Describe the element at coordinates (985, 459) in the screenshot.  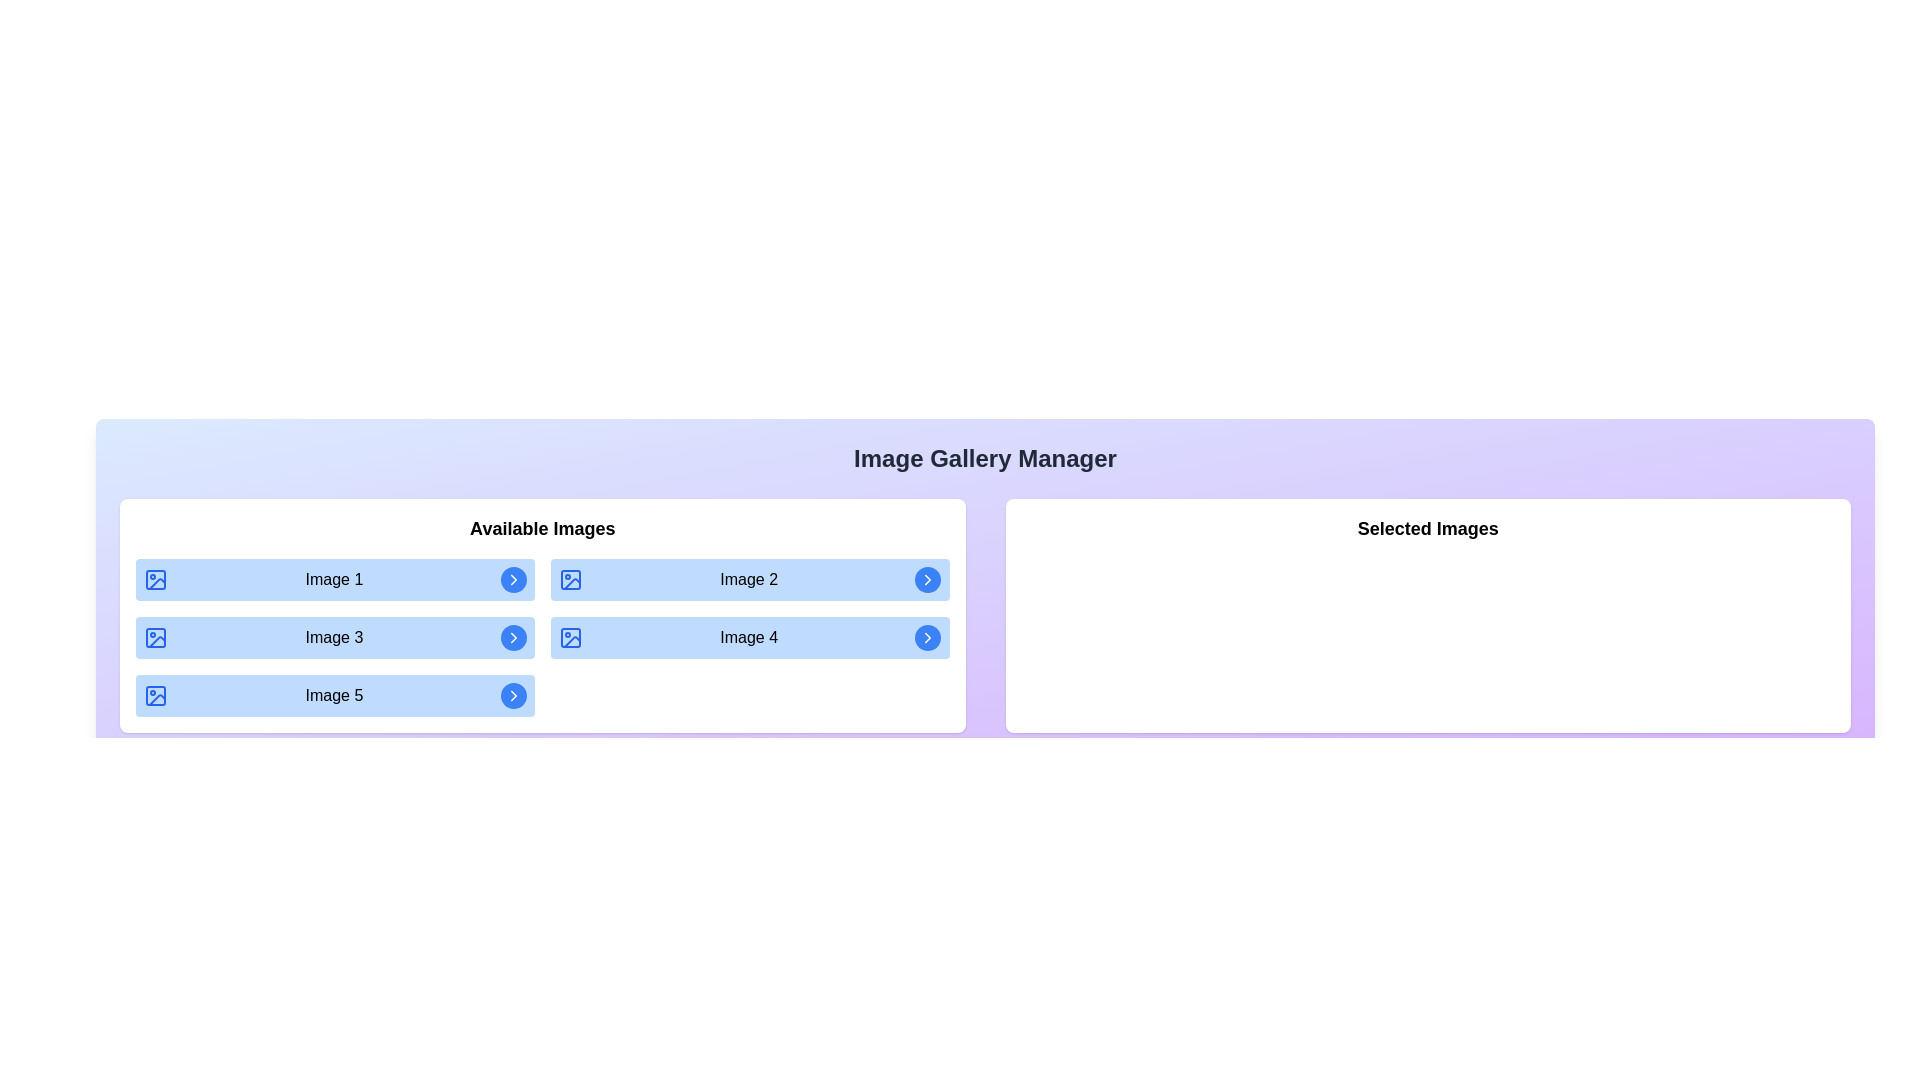
I see `the header text 'Image Gallery Manager' to interact with it` at that location.